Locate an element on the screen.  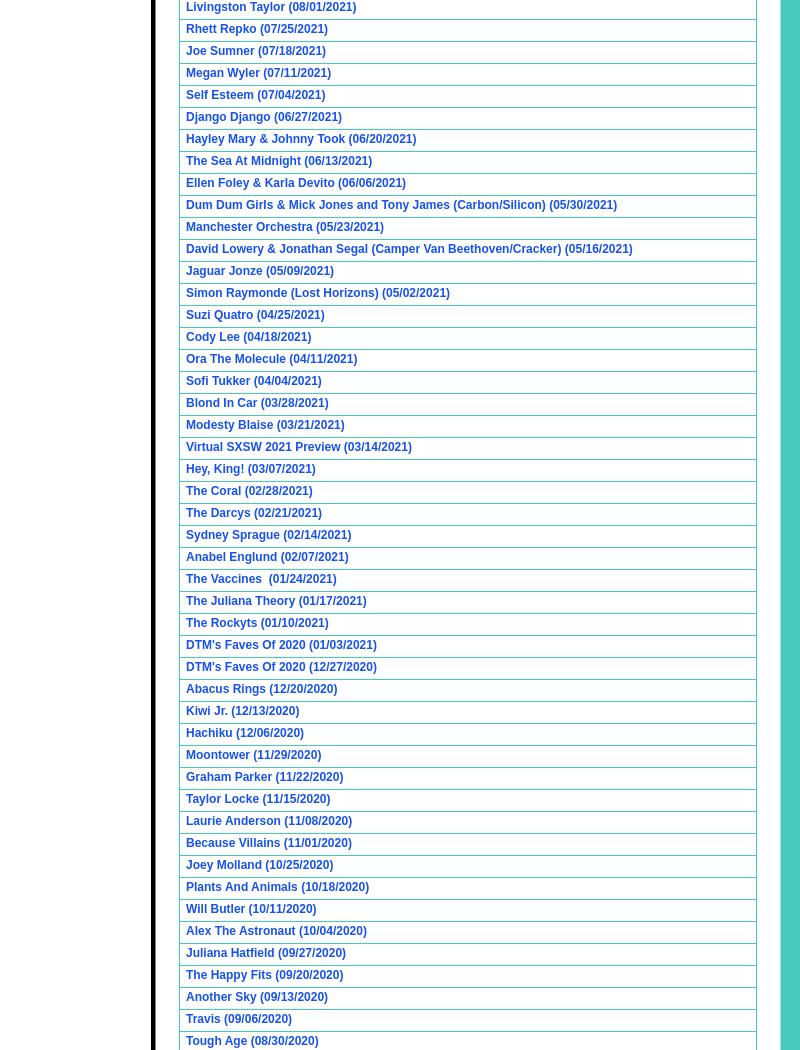
'Megan Wyler  (07/11/2021)' is located at coordinates (257, 71).